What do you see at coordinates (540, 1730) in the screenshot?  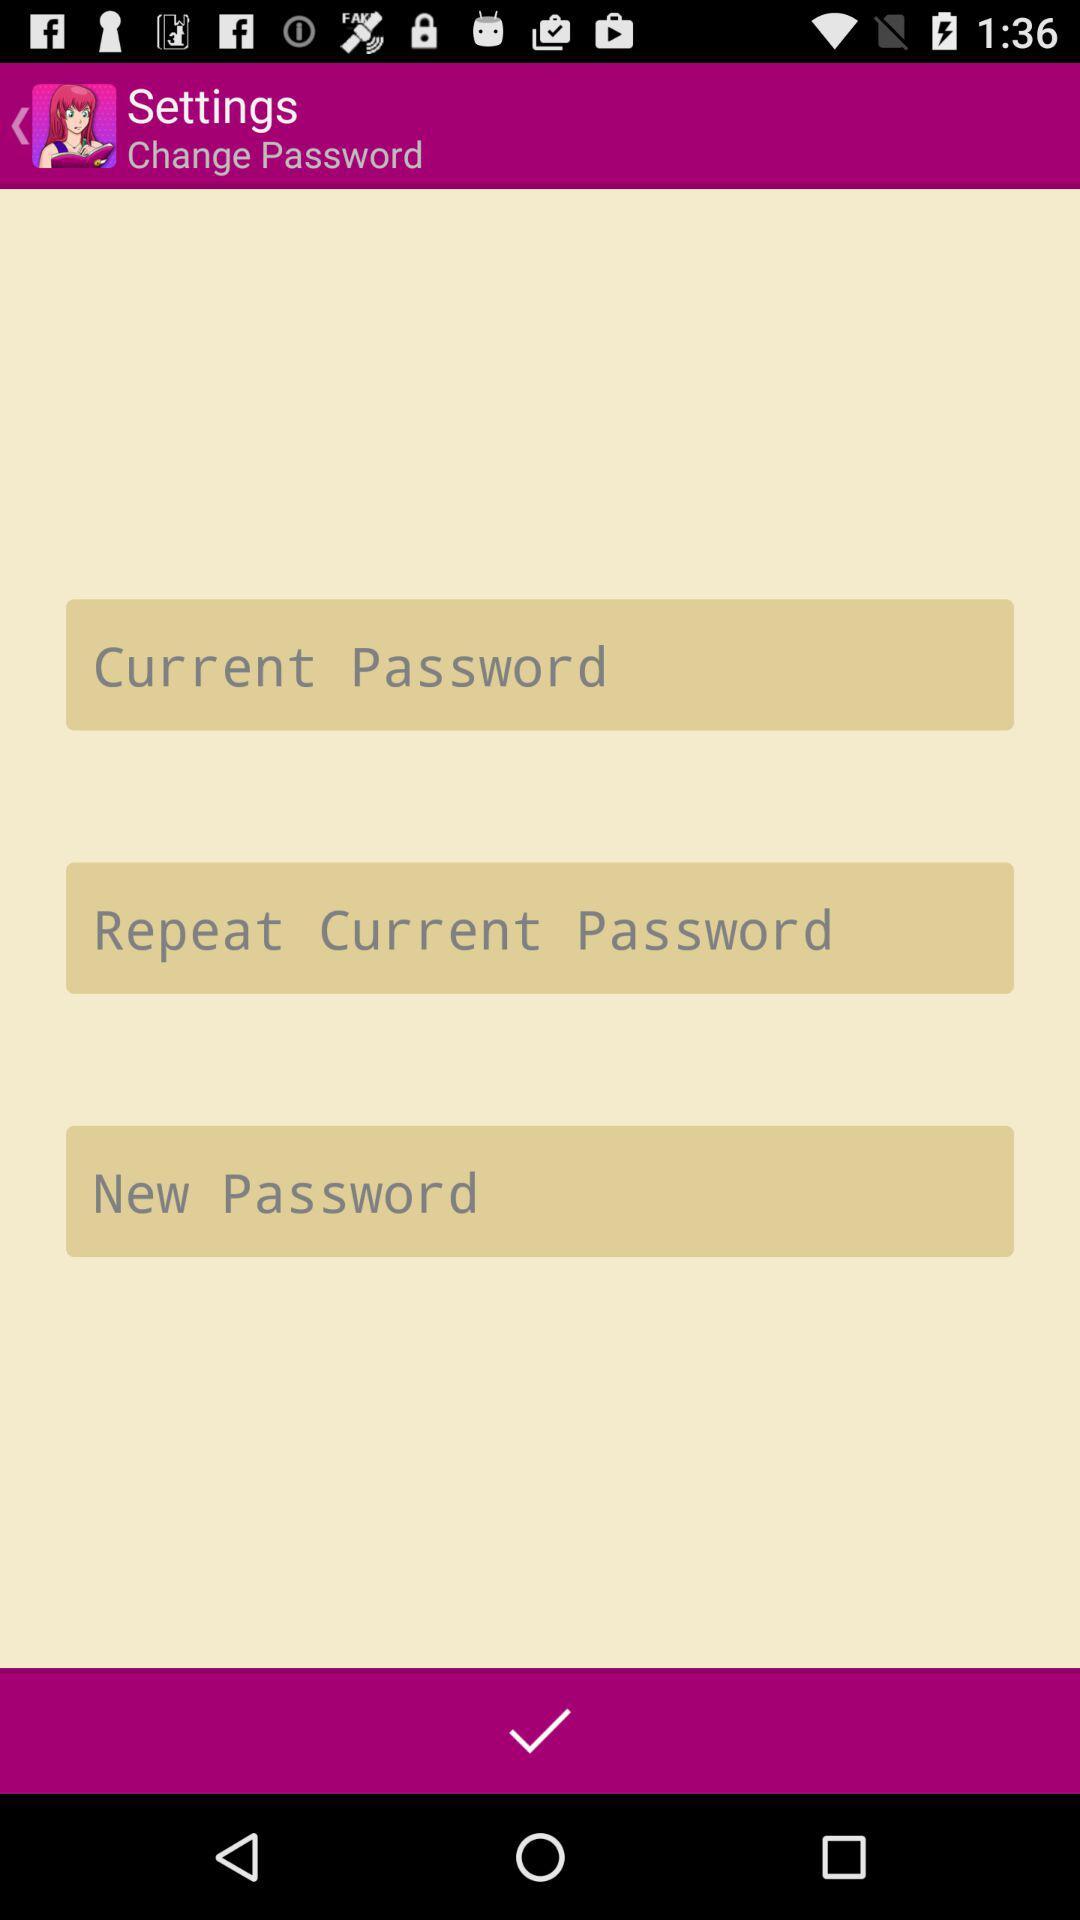 I see `the icon at the bottom` at bounding box center [540, 1730].